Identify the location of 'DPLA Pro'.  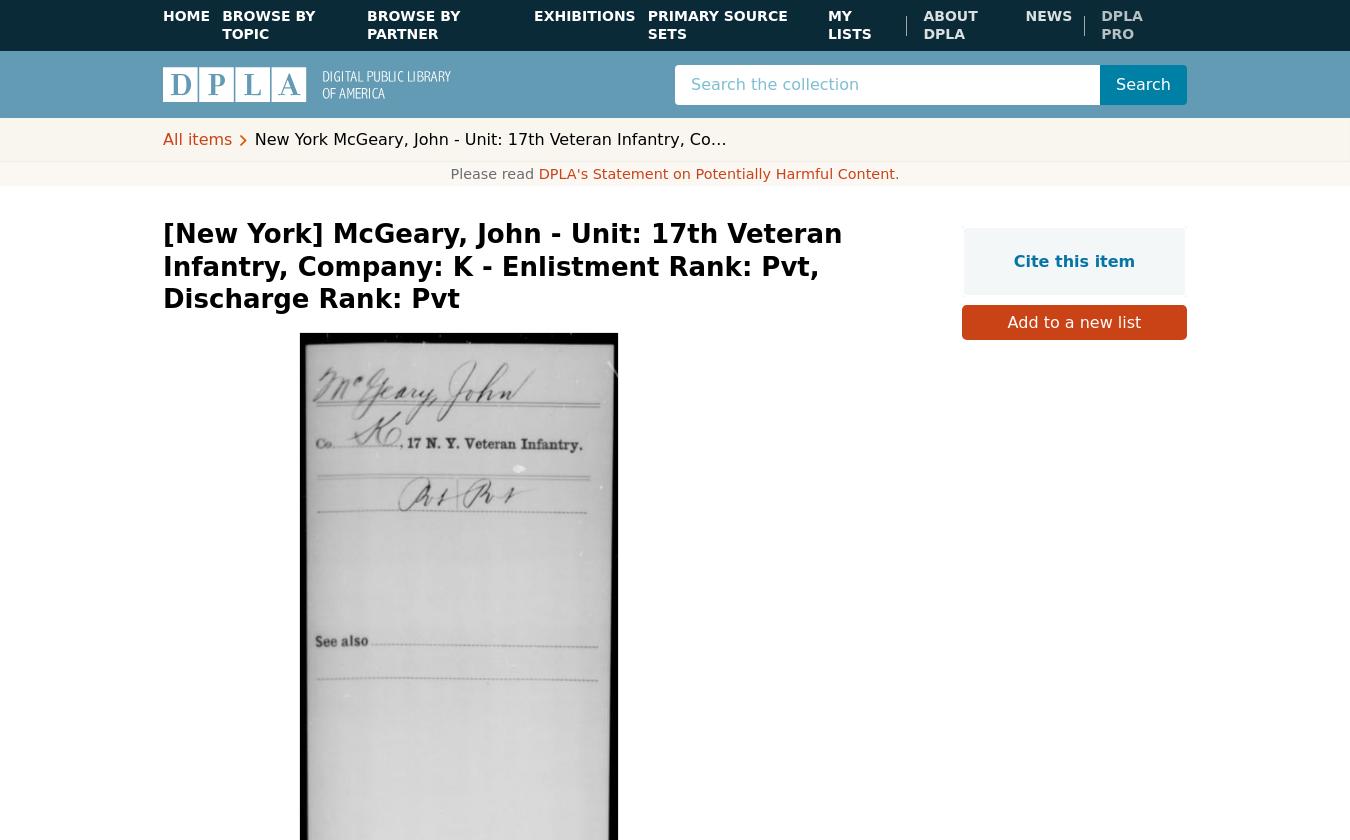
(1121, 24).